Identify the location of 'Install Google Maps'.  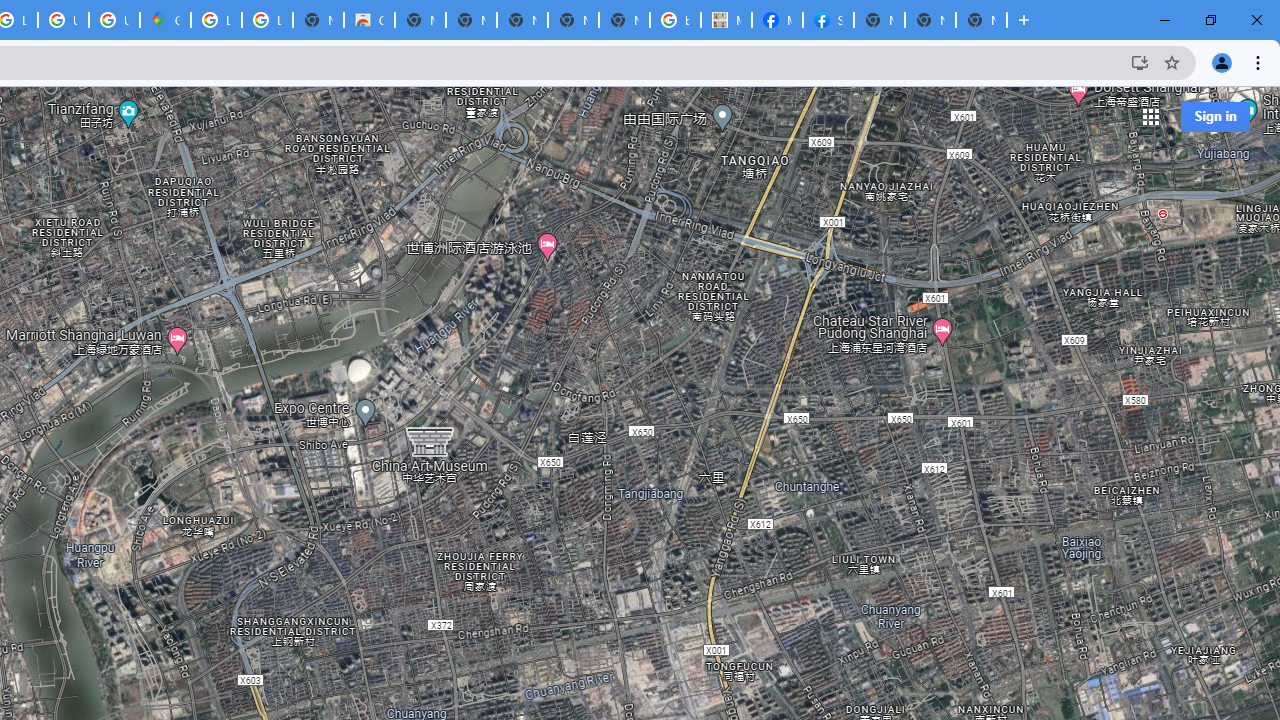
(1139, 61).